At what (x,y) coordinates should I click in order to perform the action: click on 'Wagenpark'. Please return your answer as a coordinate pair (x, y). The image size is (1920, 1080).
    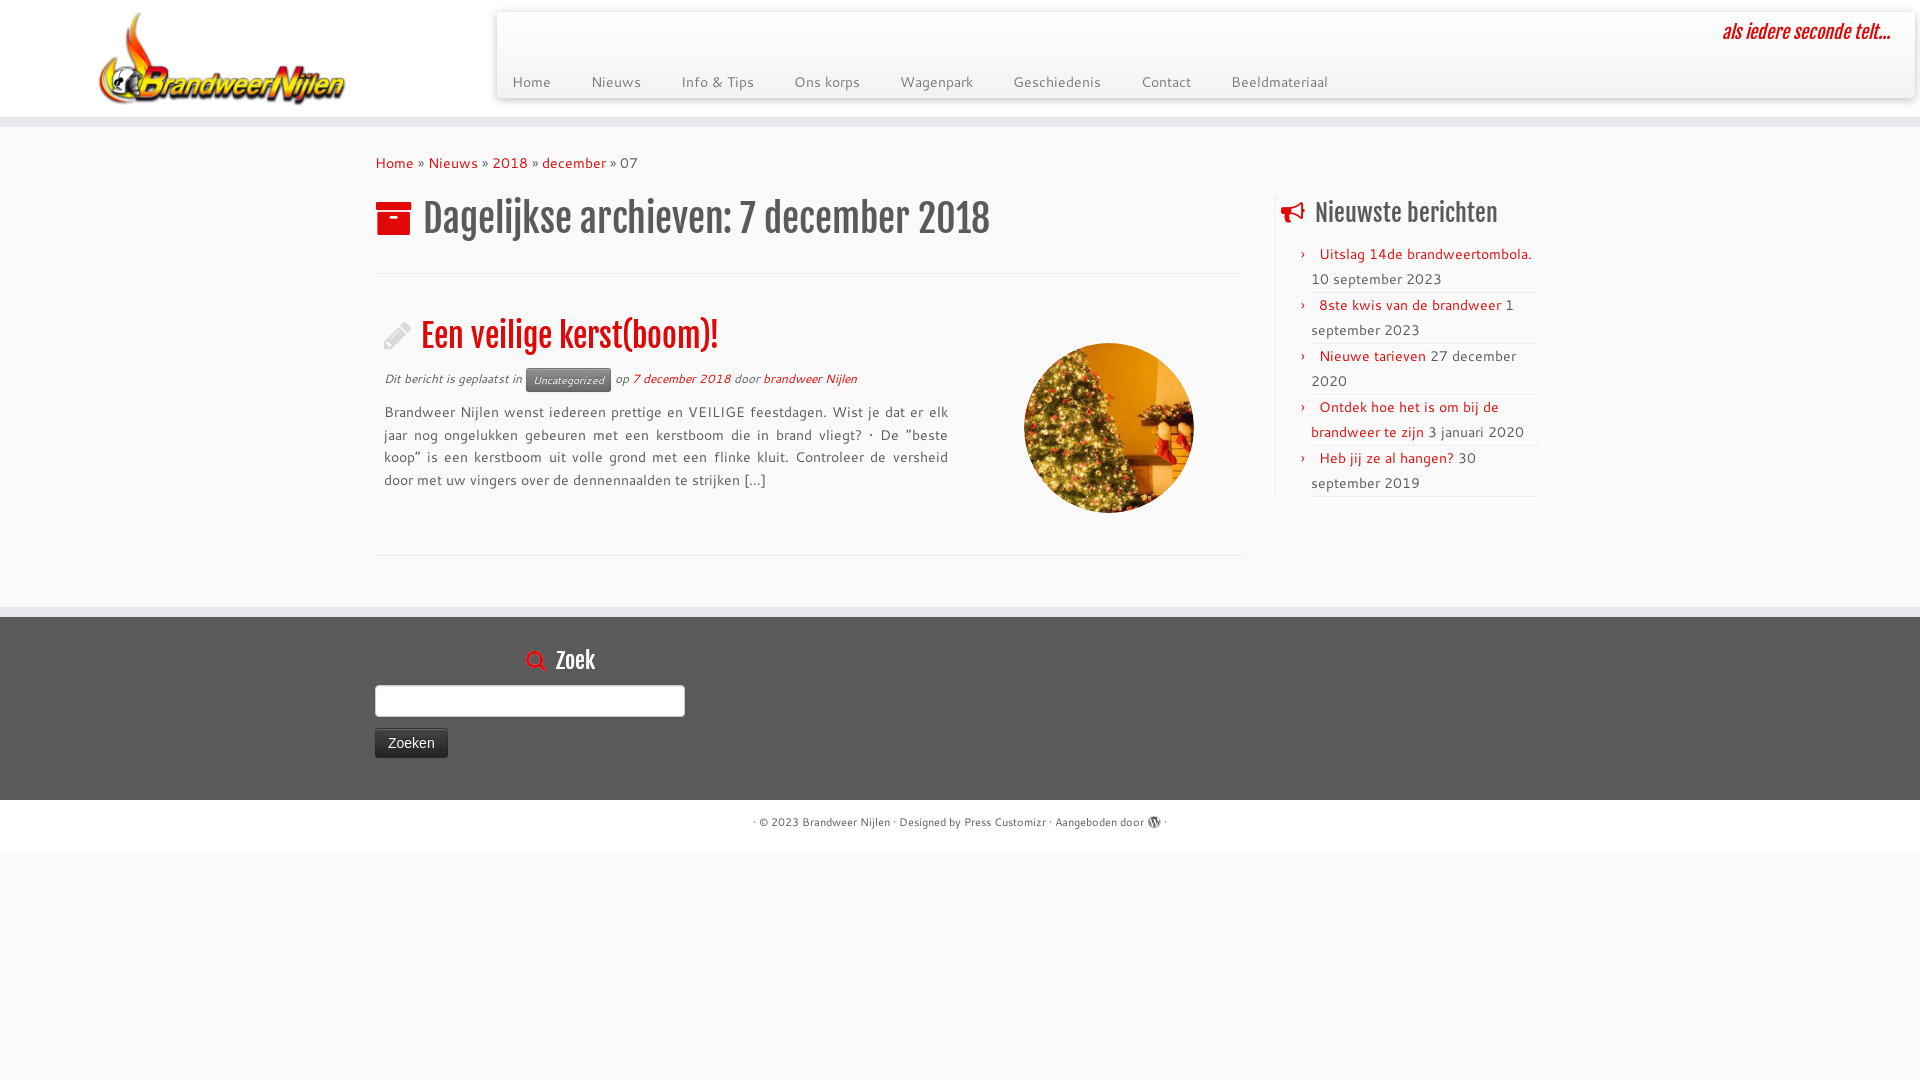
    Looking at the image, I should click on (935, 80).